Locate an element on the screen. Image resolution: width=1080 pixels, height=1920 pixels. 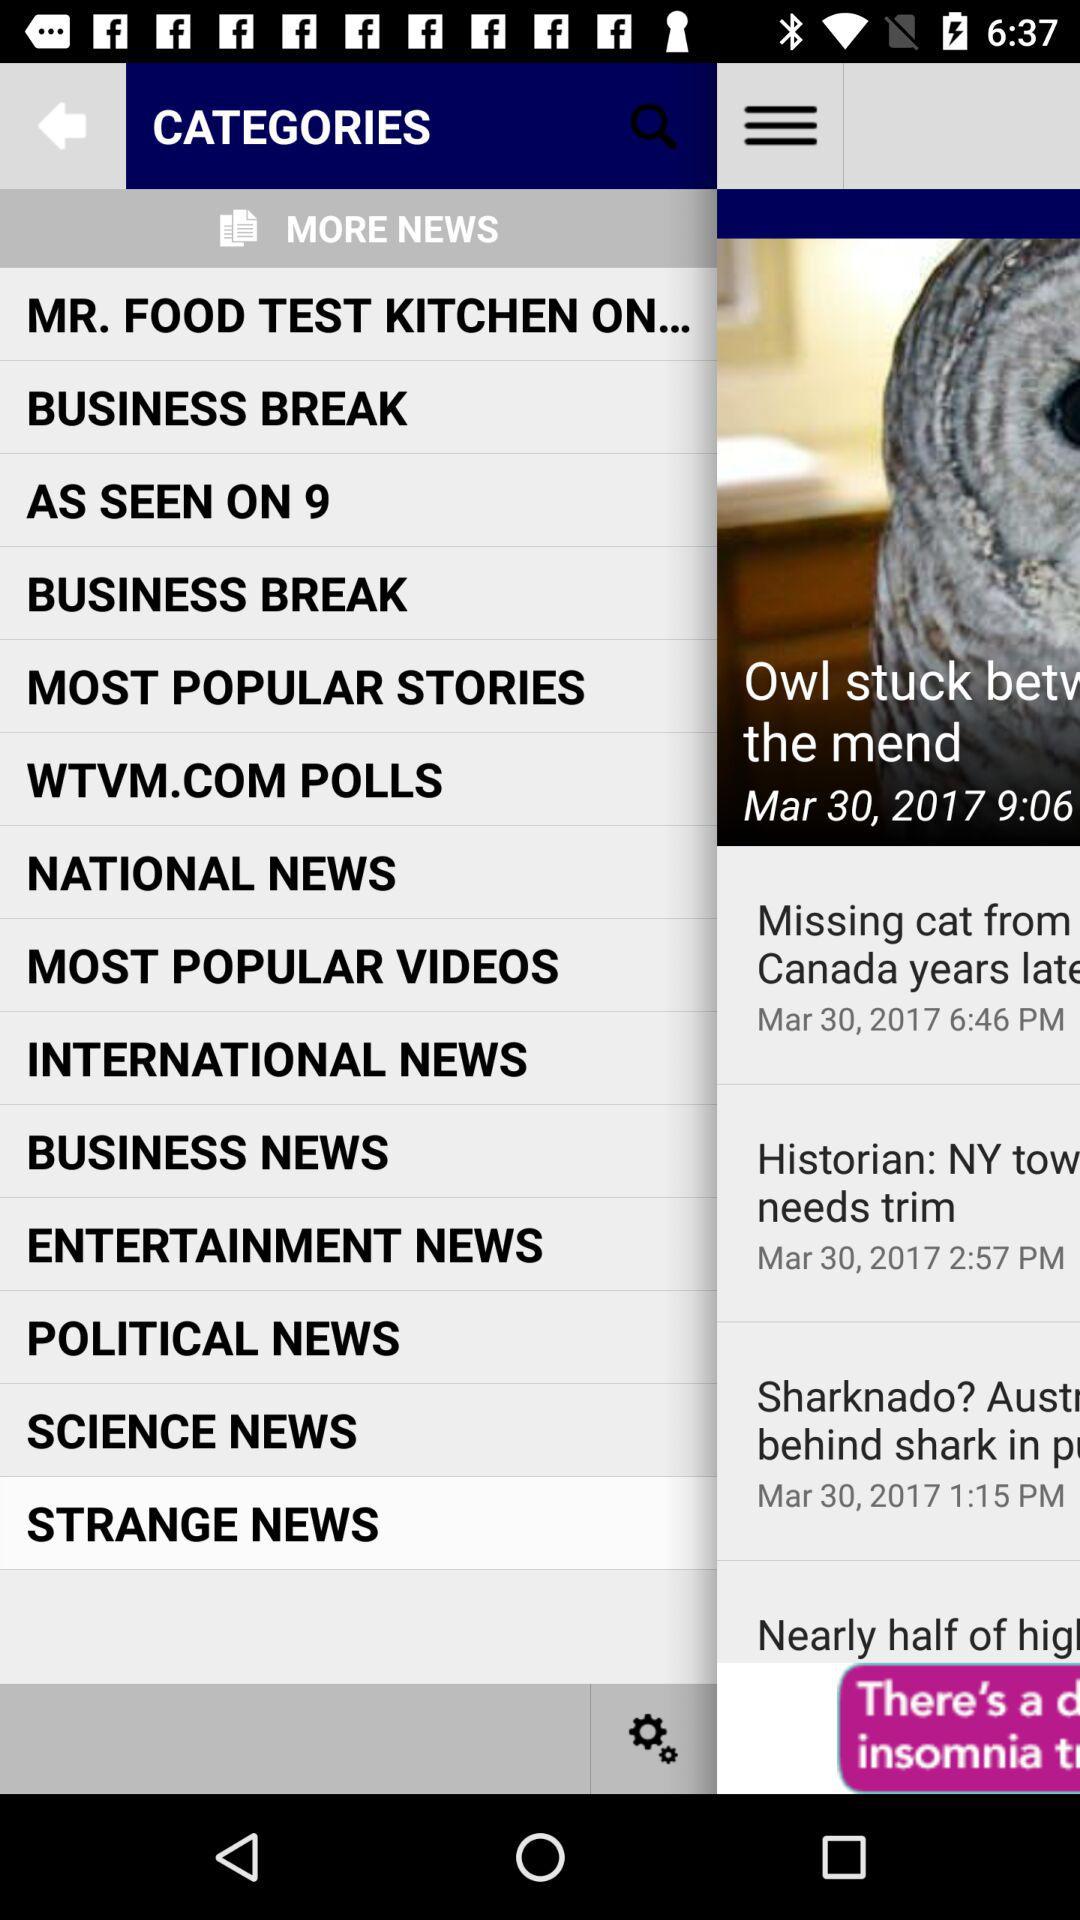
the arrow_backward icon is located at coordinates (61, 124).